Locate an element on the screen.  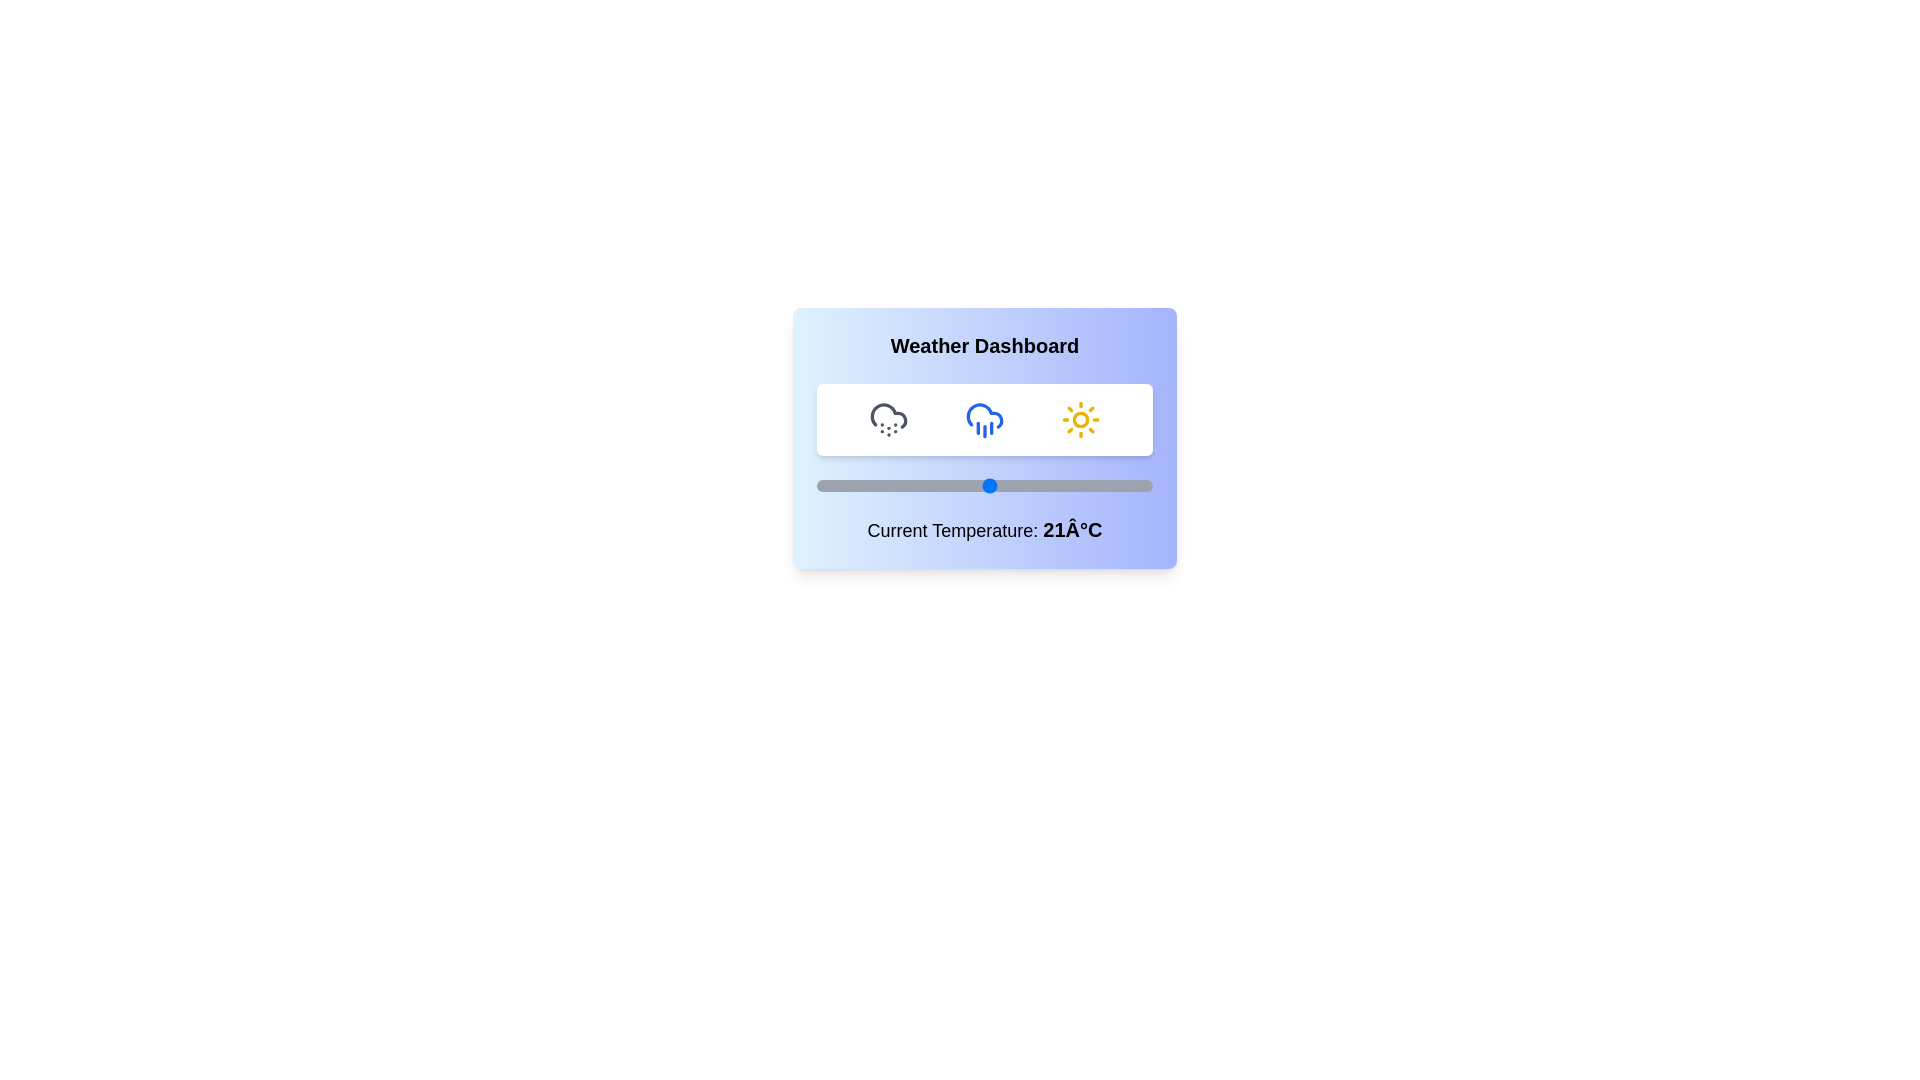
the temperature slider to set the temperature to 49°C is located at coordinates (1147, 486).